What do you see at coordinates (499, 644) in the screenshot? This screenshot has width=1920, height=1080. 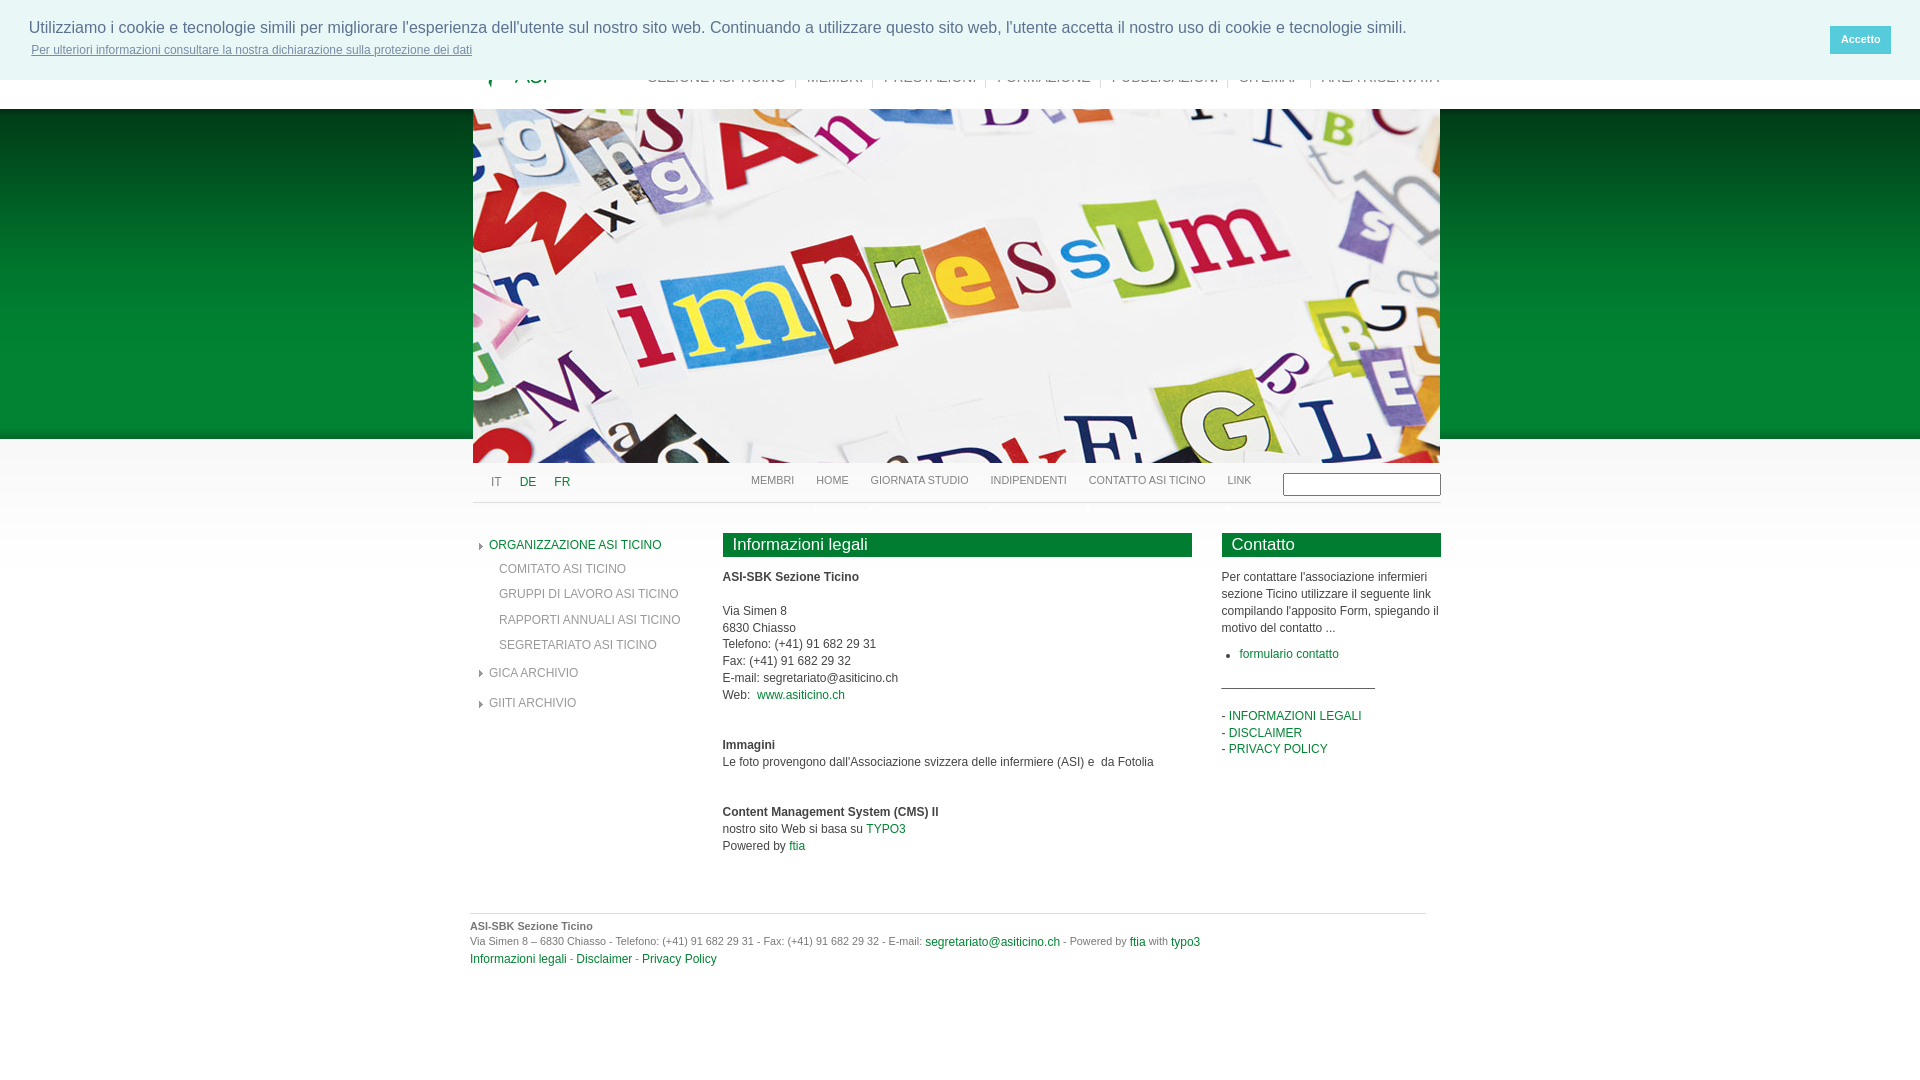 I see `'SEGRETARIATO ASI TICINO'` at bounding box center [499, 644].